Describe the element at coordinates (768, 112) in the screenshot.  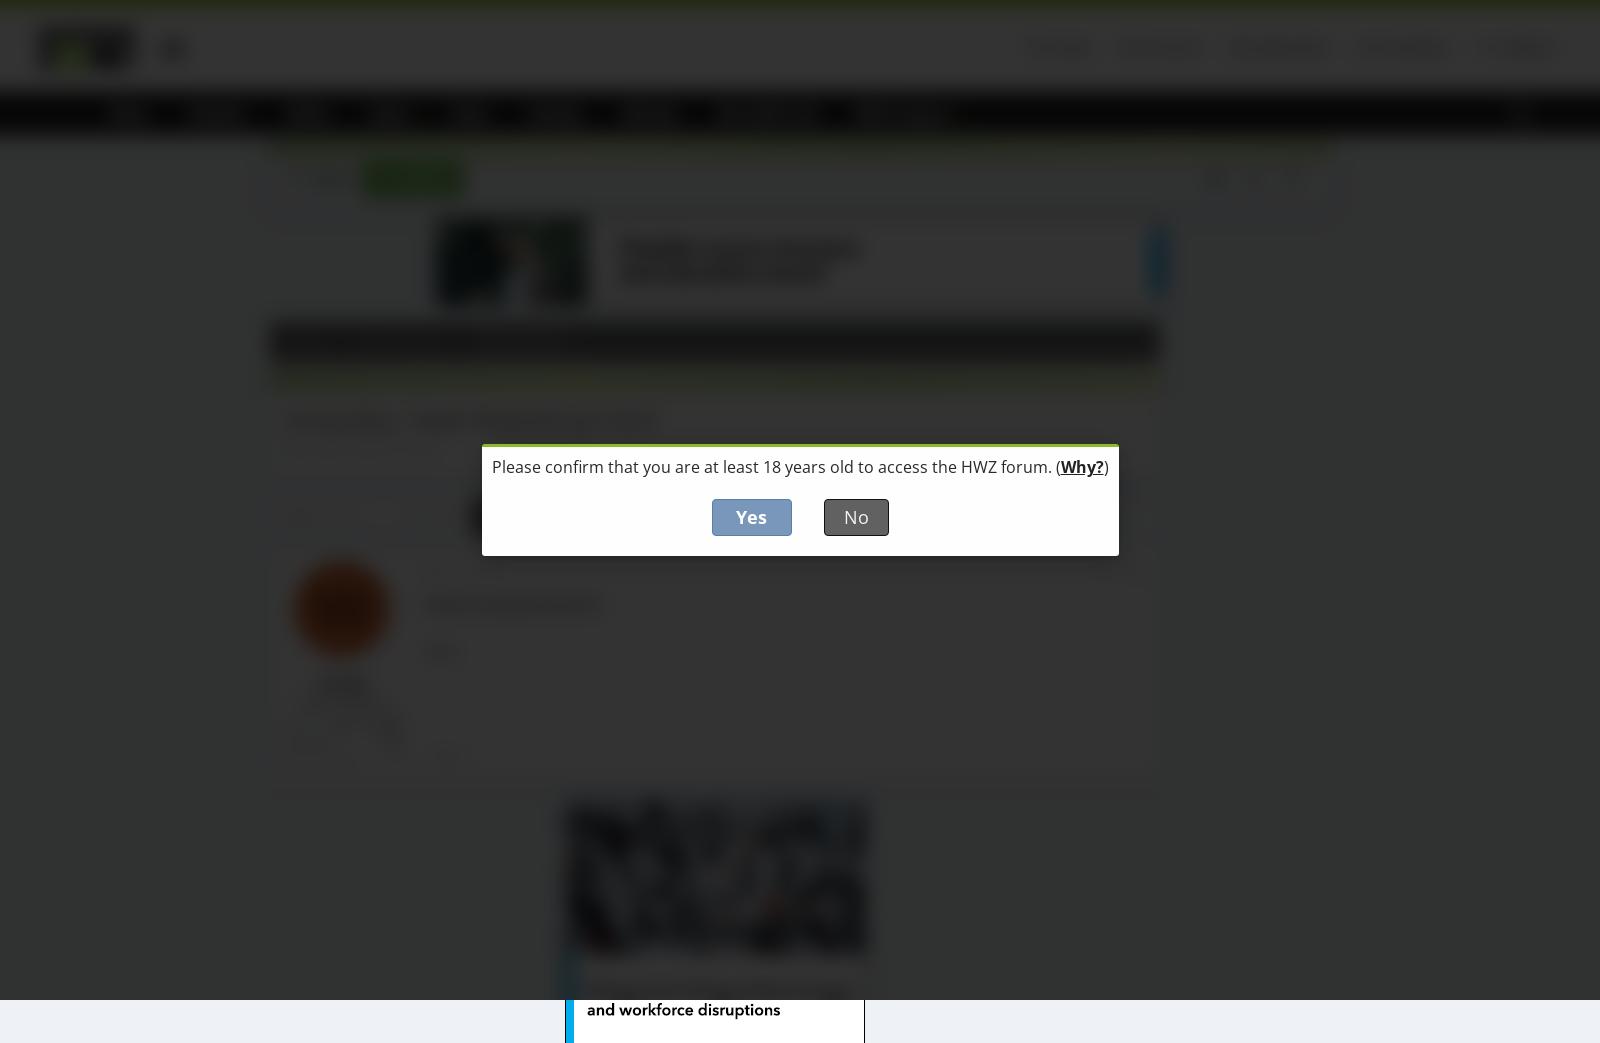
I see `'Biz & SME Tech'` at that location.